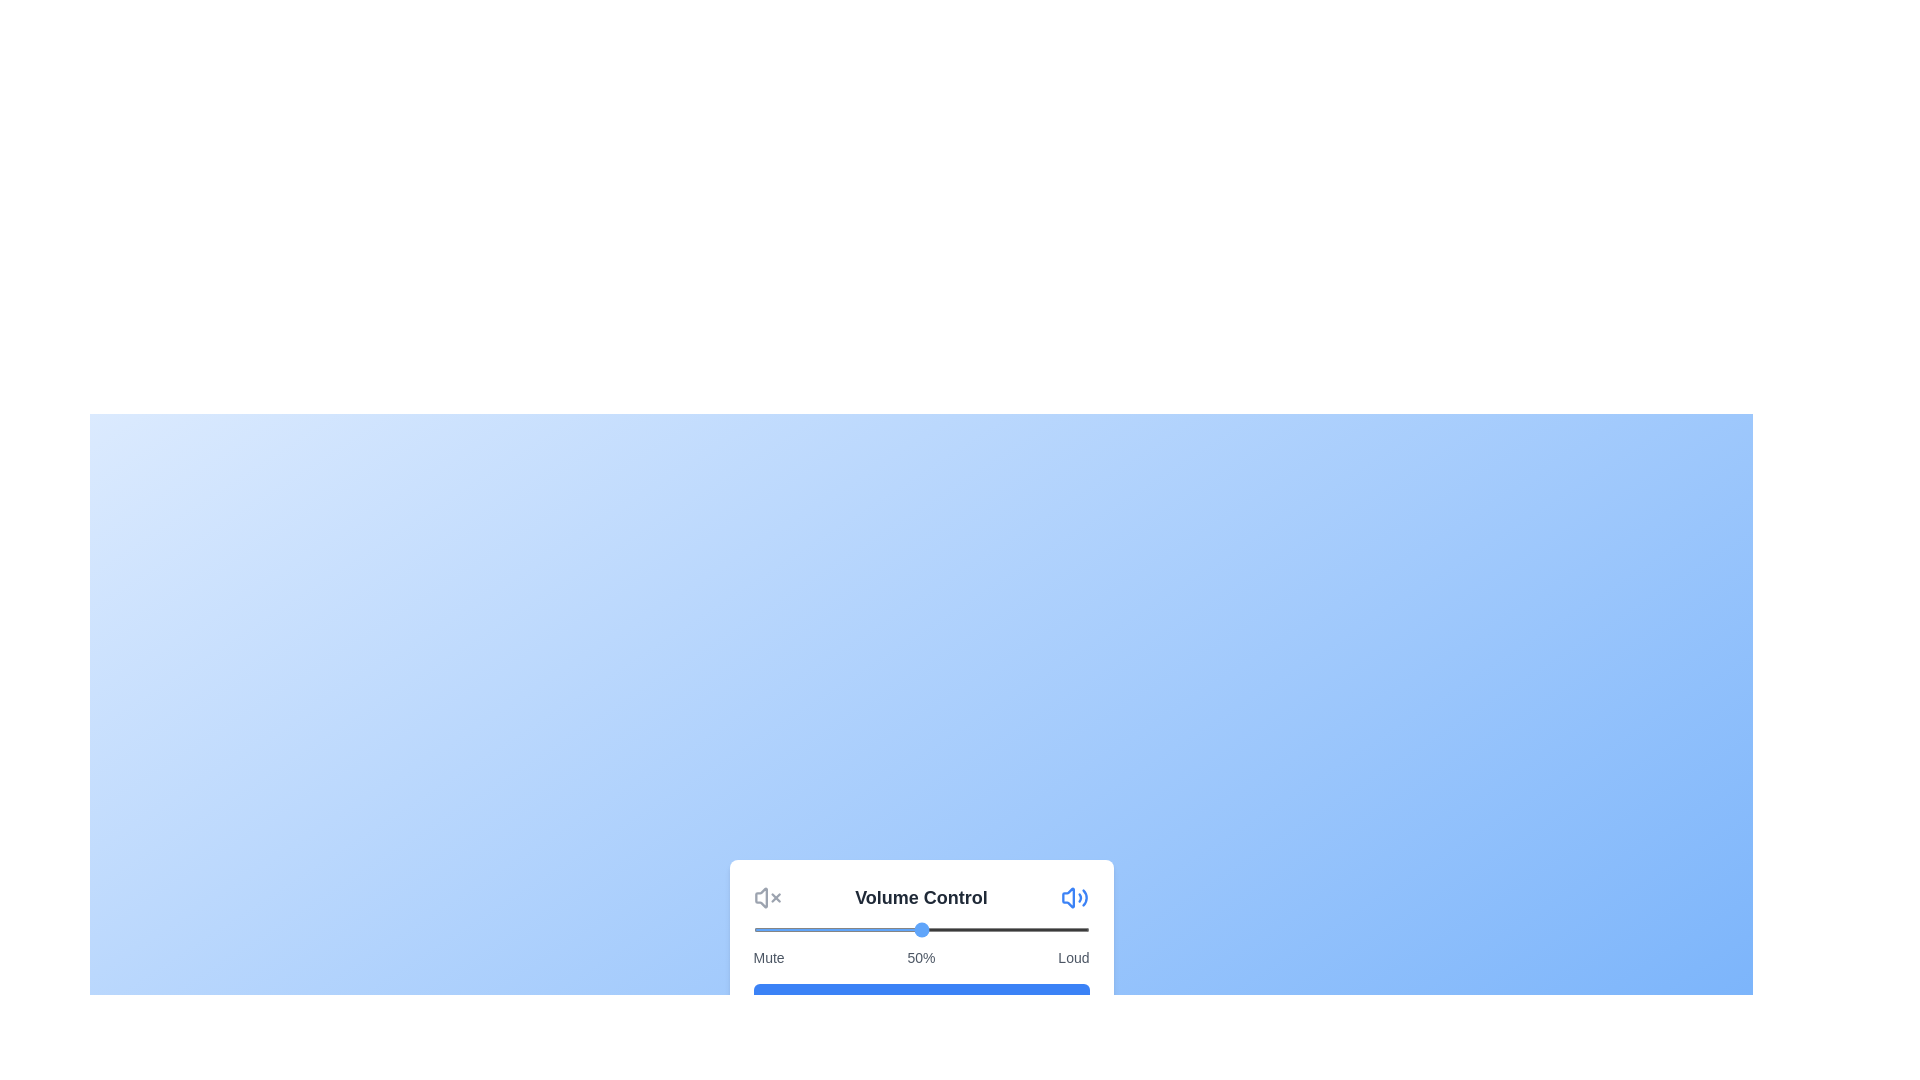 The image size is (1920, 1080). Describe the element at coordinates (950, 929) in the screenshot. I see `the volume slider to 59%` at that location.